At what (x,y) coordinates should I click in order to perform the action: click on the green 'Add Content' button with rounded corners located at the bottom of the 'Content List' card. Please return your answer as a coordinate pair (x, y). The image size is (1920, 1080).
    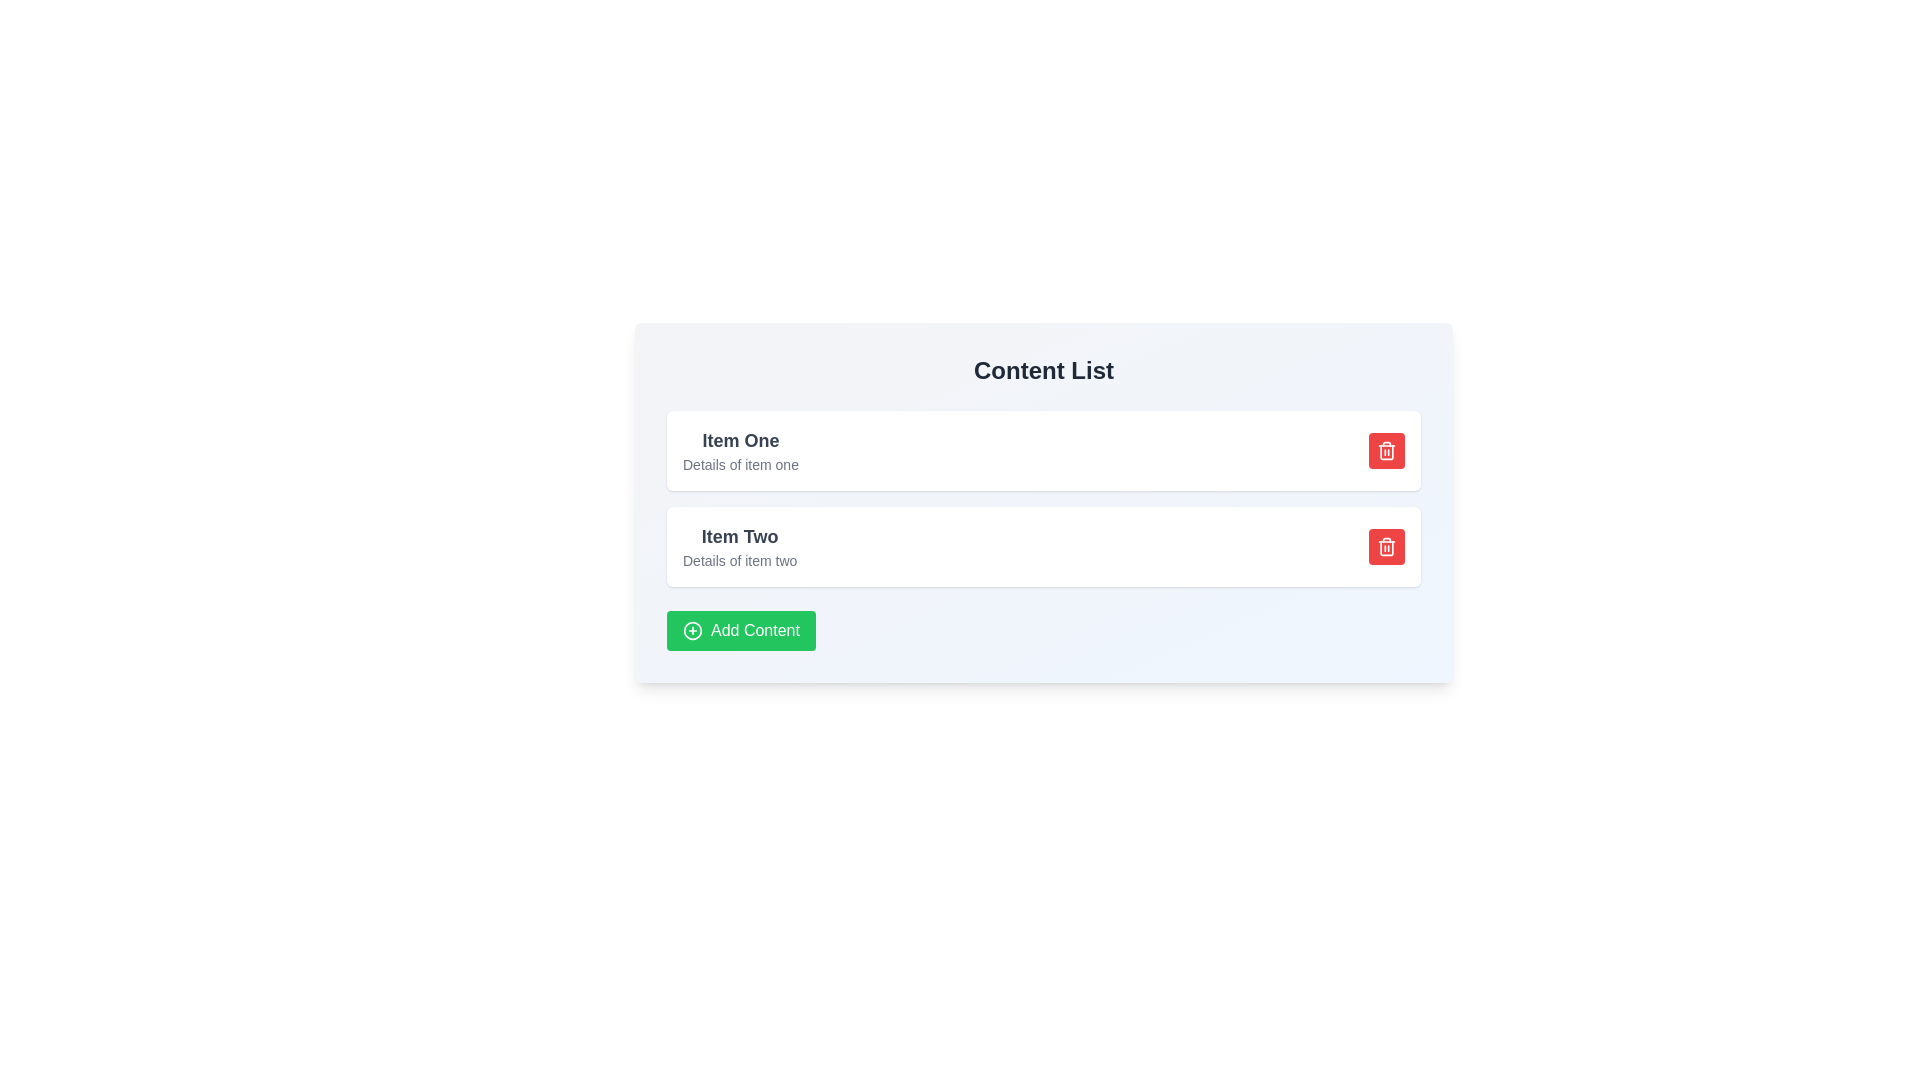
    Looking at the image, I should click on (740, 631).